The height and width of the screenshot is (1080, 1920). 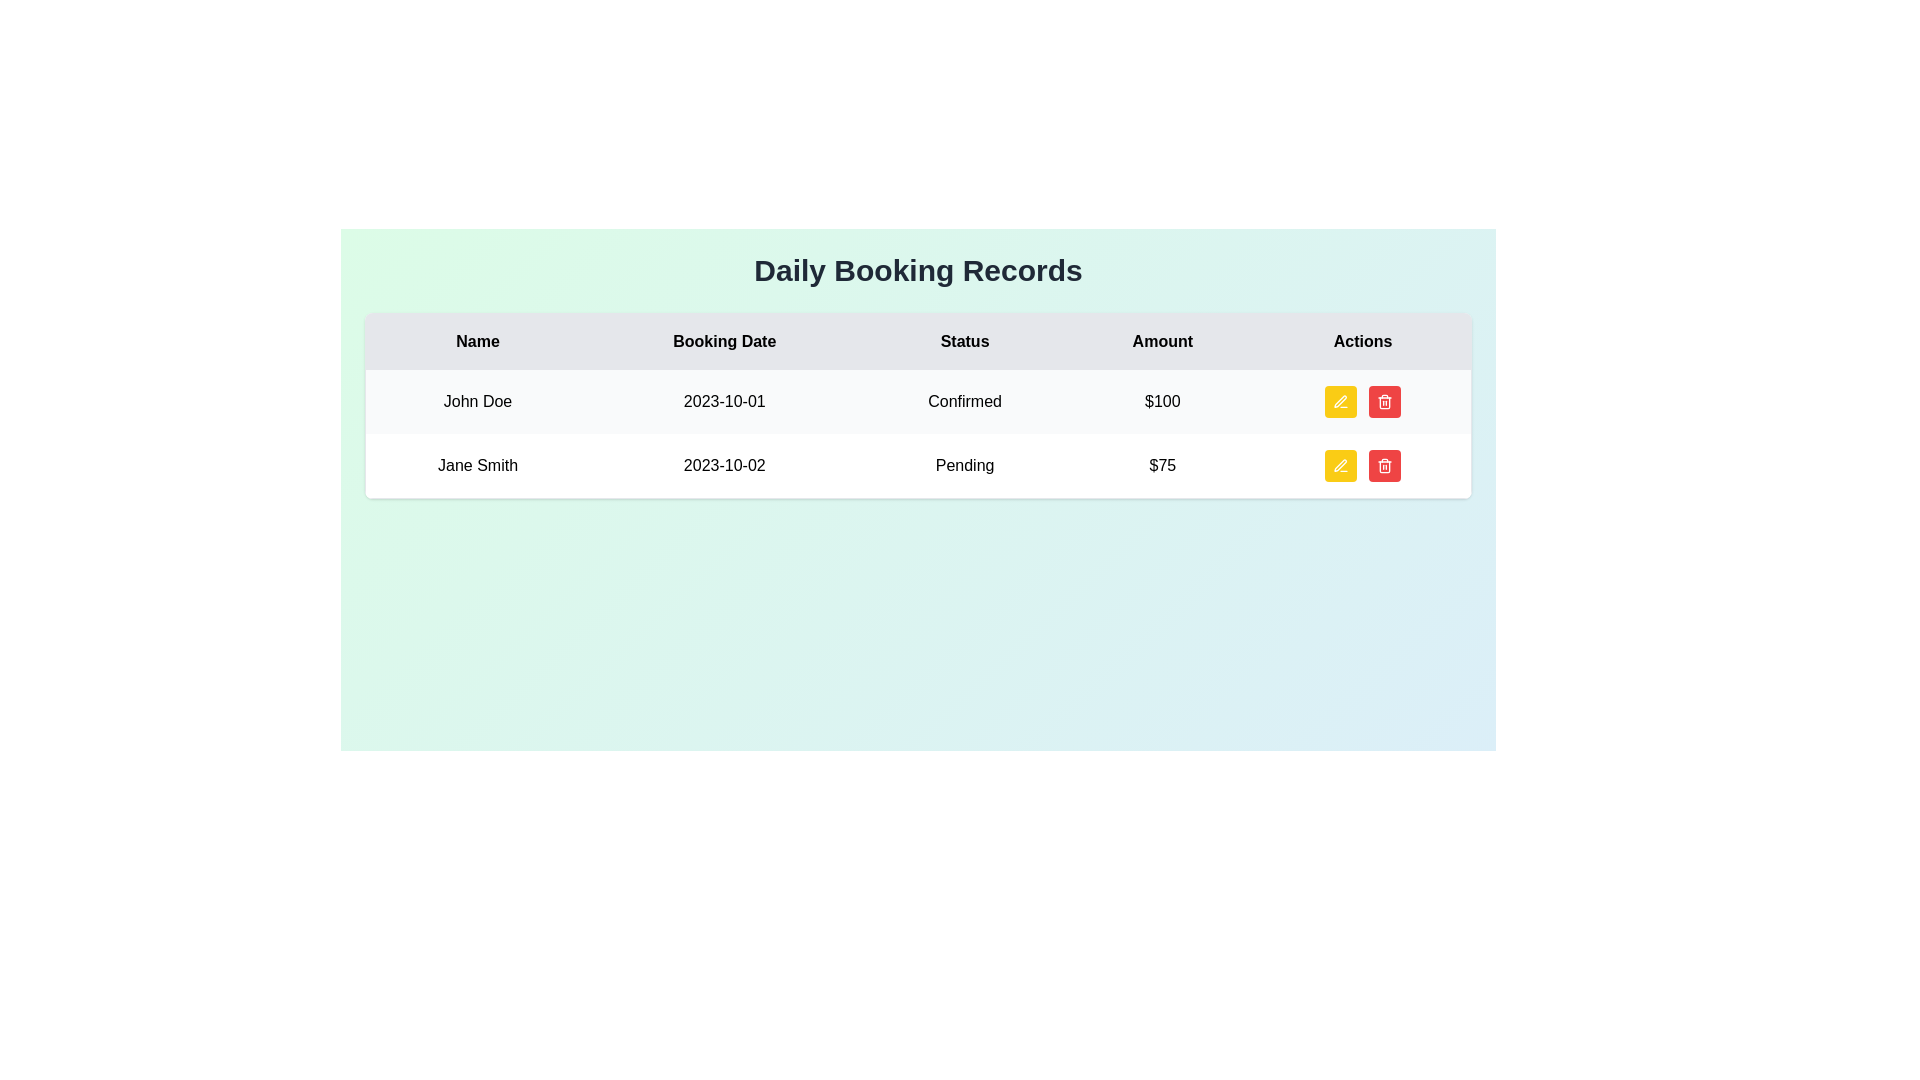 What do you see at coordinates (723, 466) in the screenshot?
I see `the static text displaying the date '2023-10-02' in the second column of the second row under the 'Booking Date' header, associated with the 'Jane Smith' entry` at bounding box center [723, 466].